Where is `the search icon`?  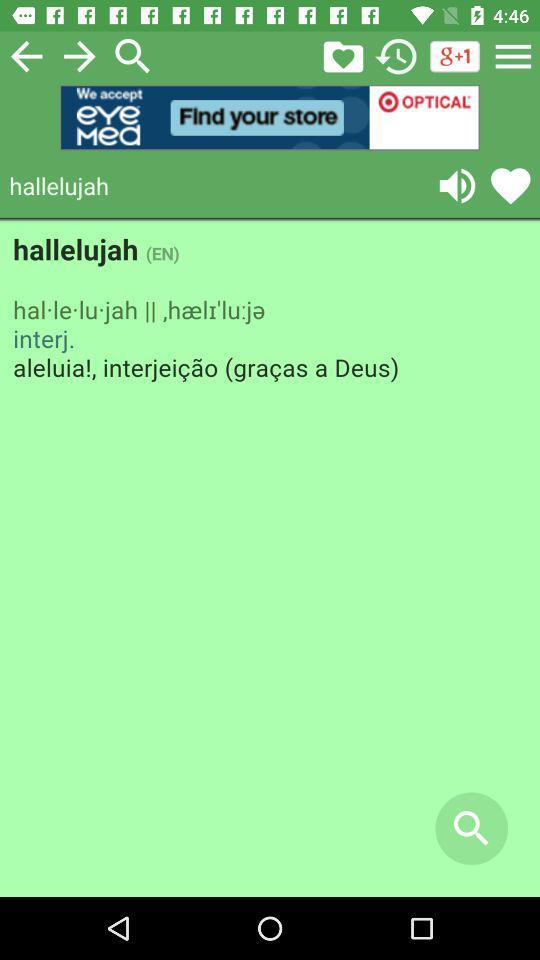
the search icon is located at coordinates (133, 55).